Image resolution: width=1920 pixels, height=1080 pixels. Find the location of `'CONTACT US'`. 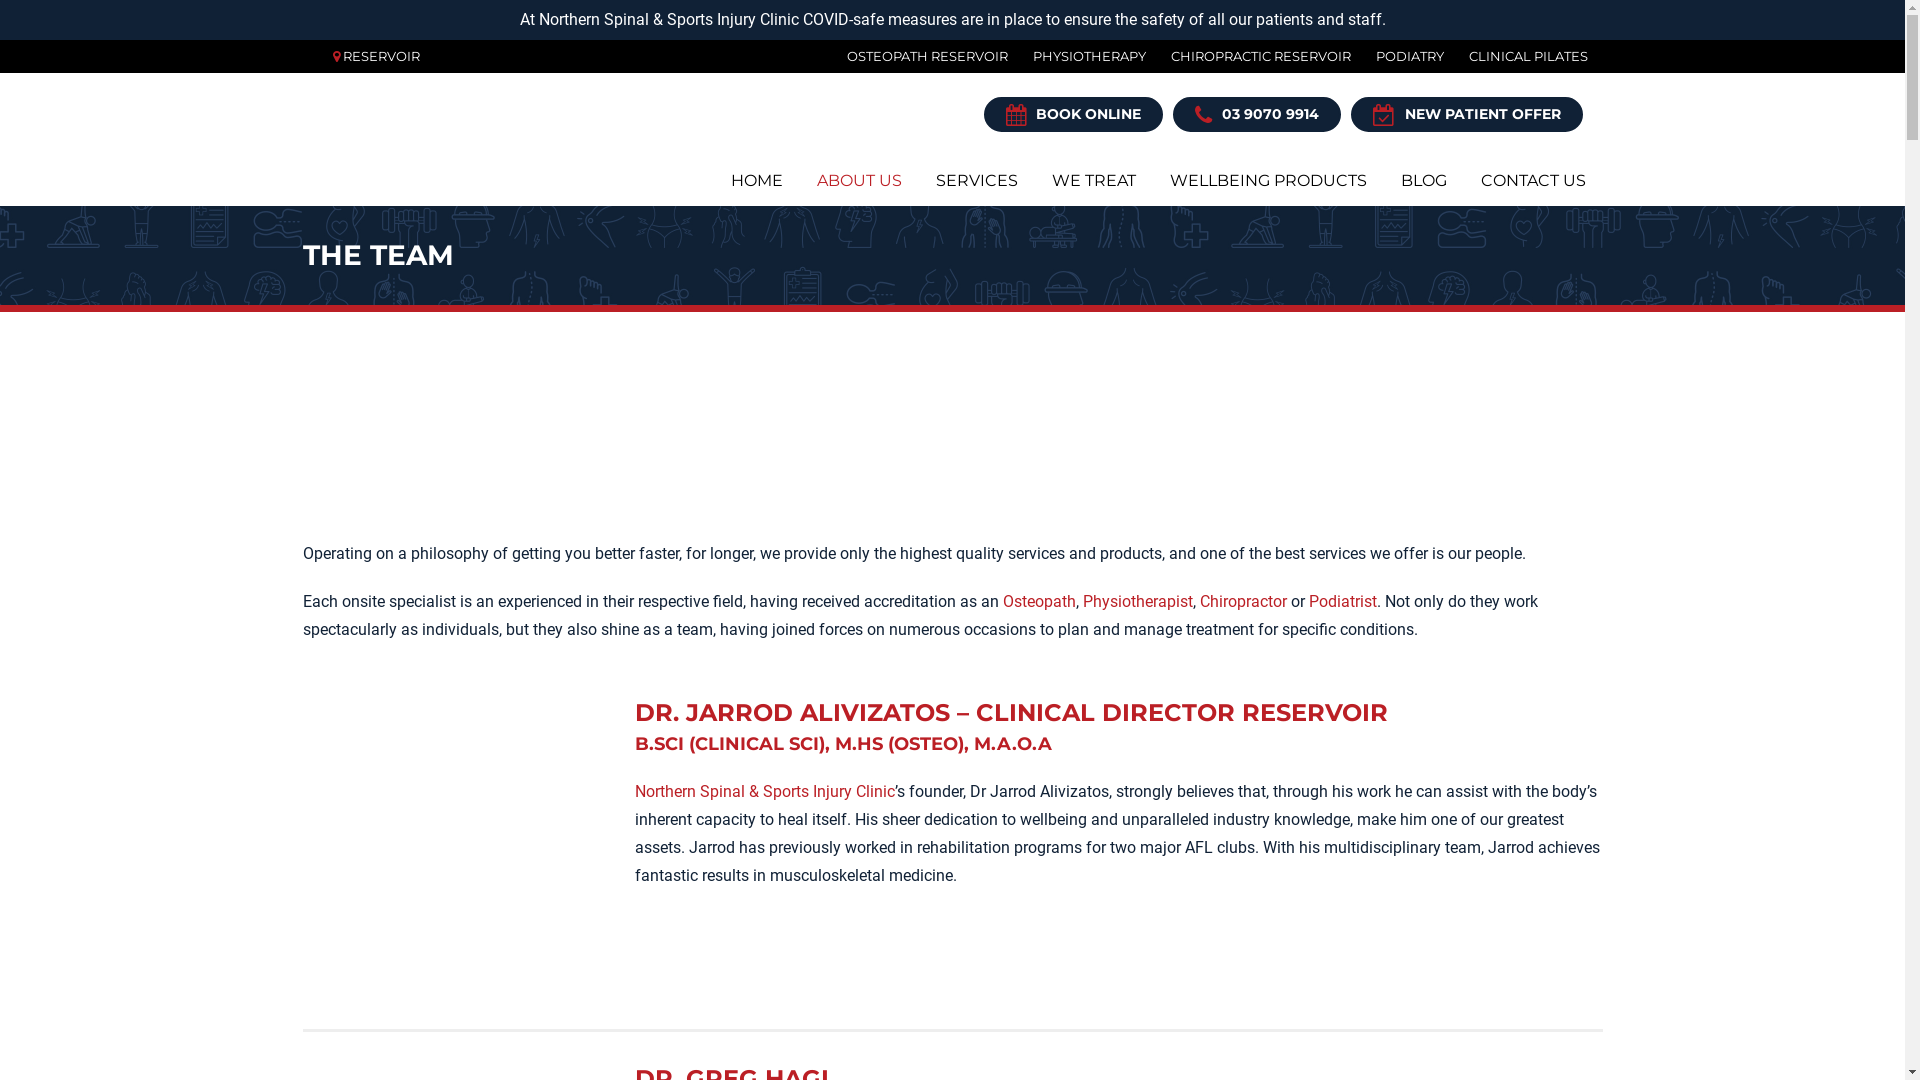

'CONTACT US' is located at coordinates (1532, 181).